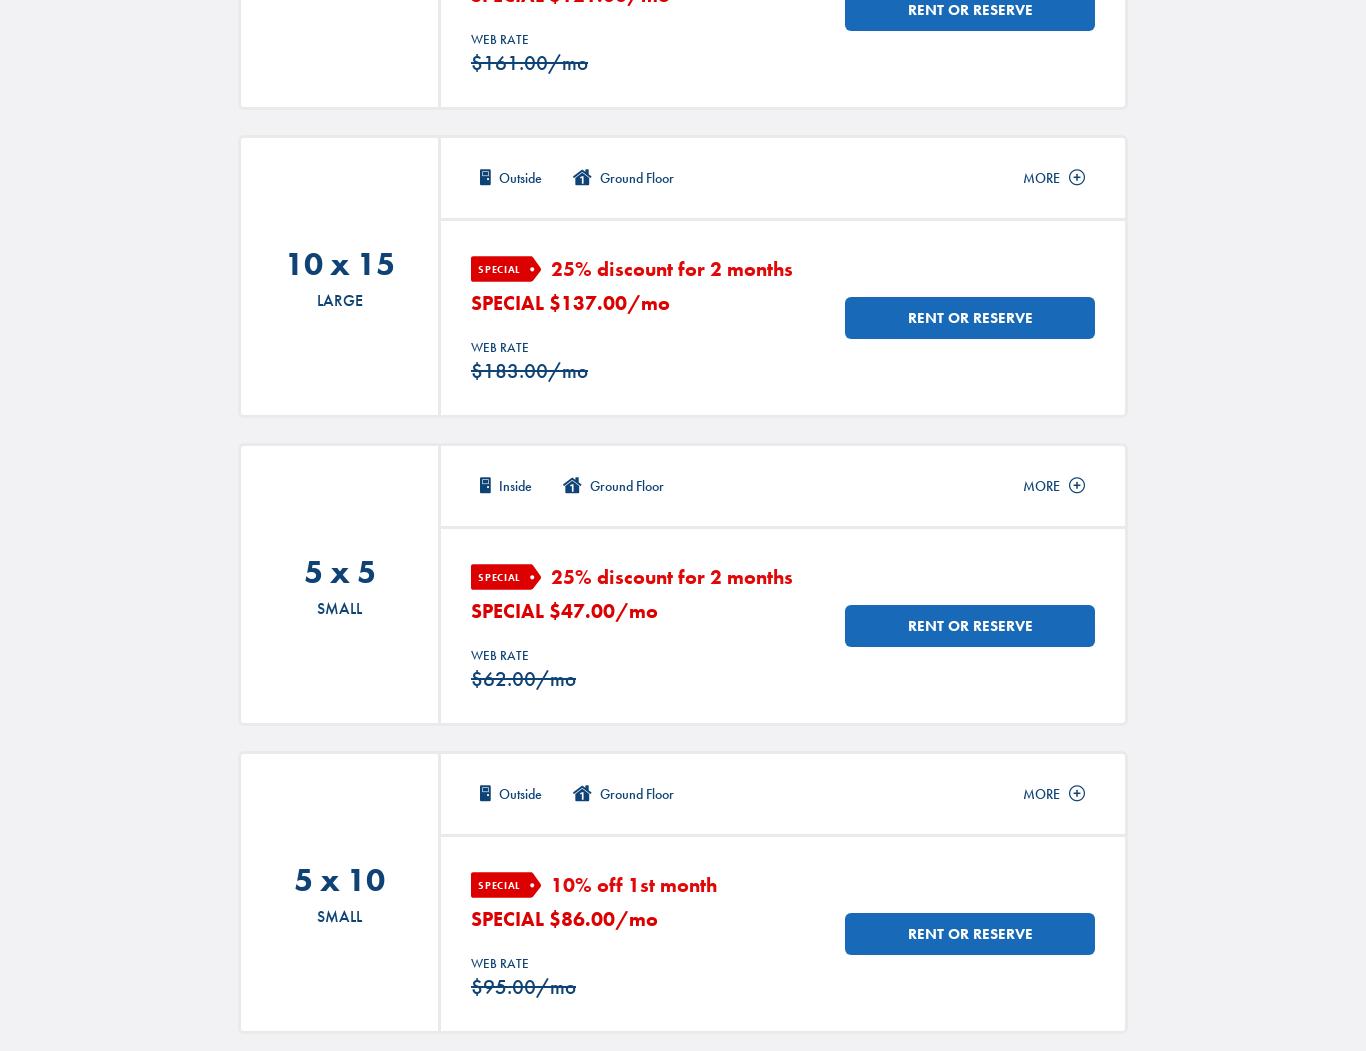  Describe the element at coordinates (339, 299) in the screenshot. I see `'Large'` at that location.